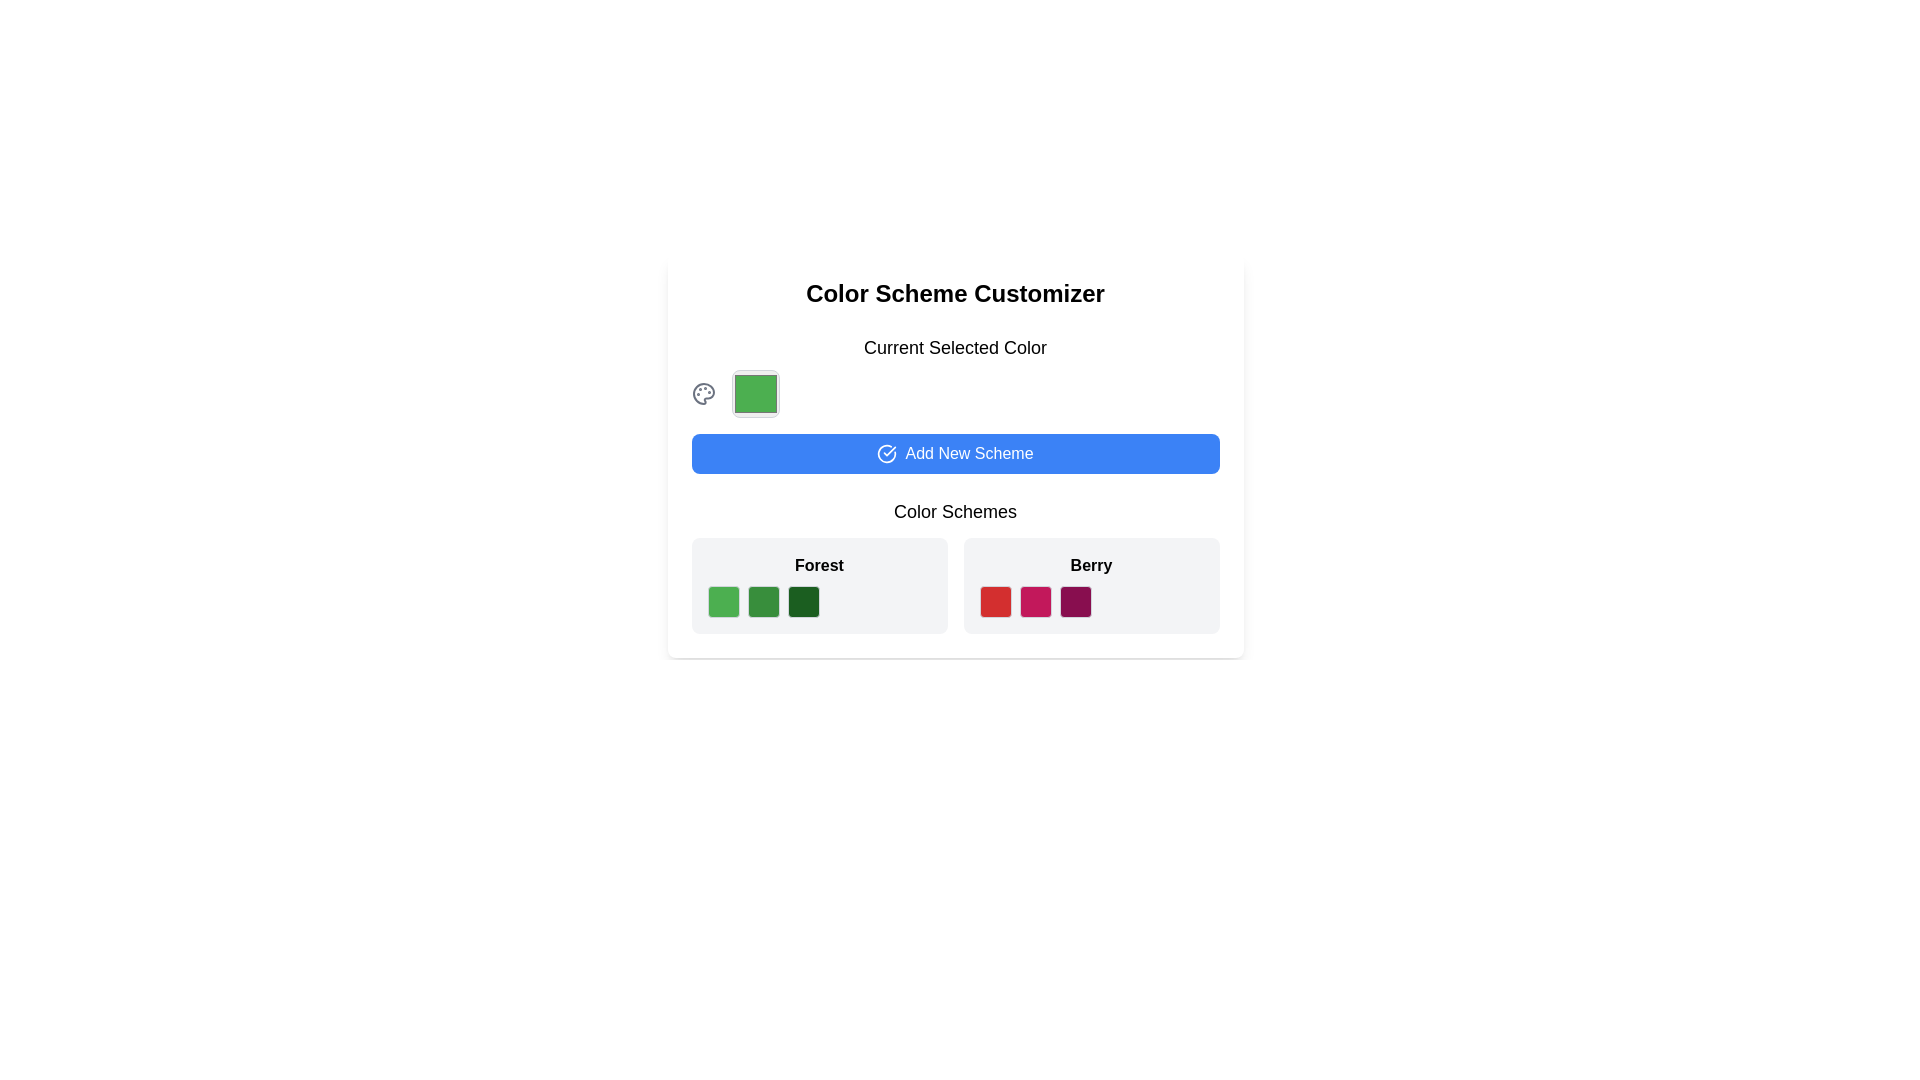  I want to click on the palette icon located at the top-left corner of the main panel, which resembles a painter's palette with a circular shape and smaller circles inside, so click(703, 393).